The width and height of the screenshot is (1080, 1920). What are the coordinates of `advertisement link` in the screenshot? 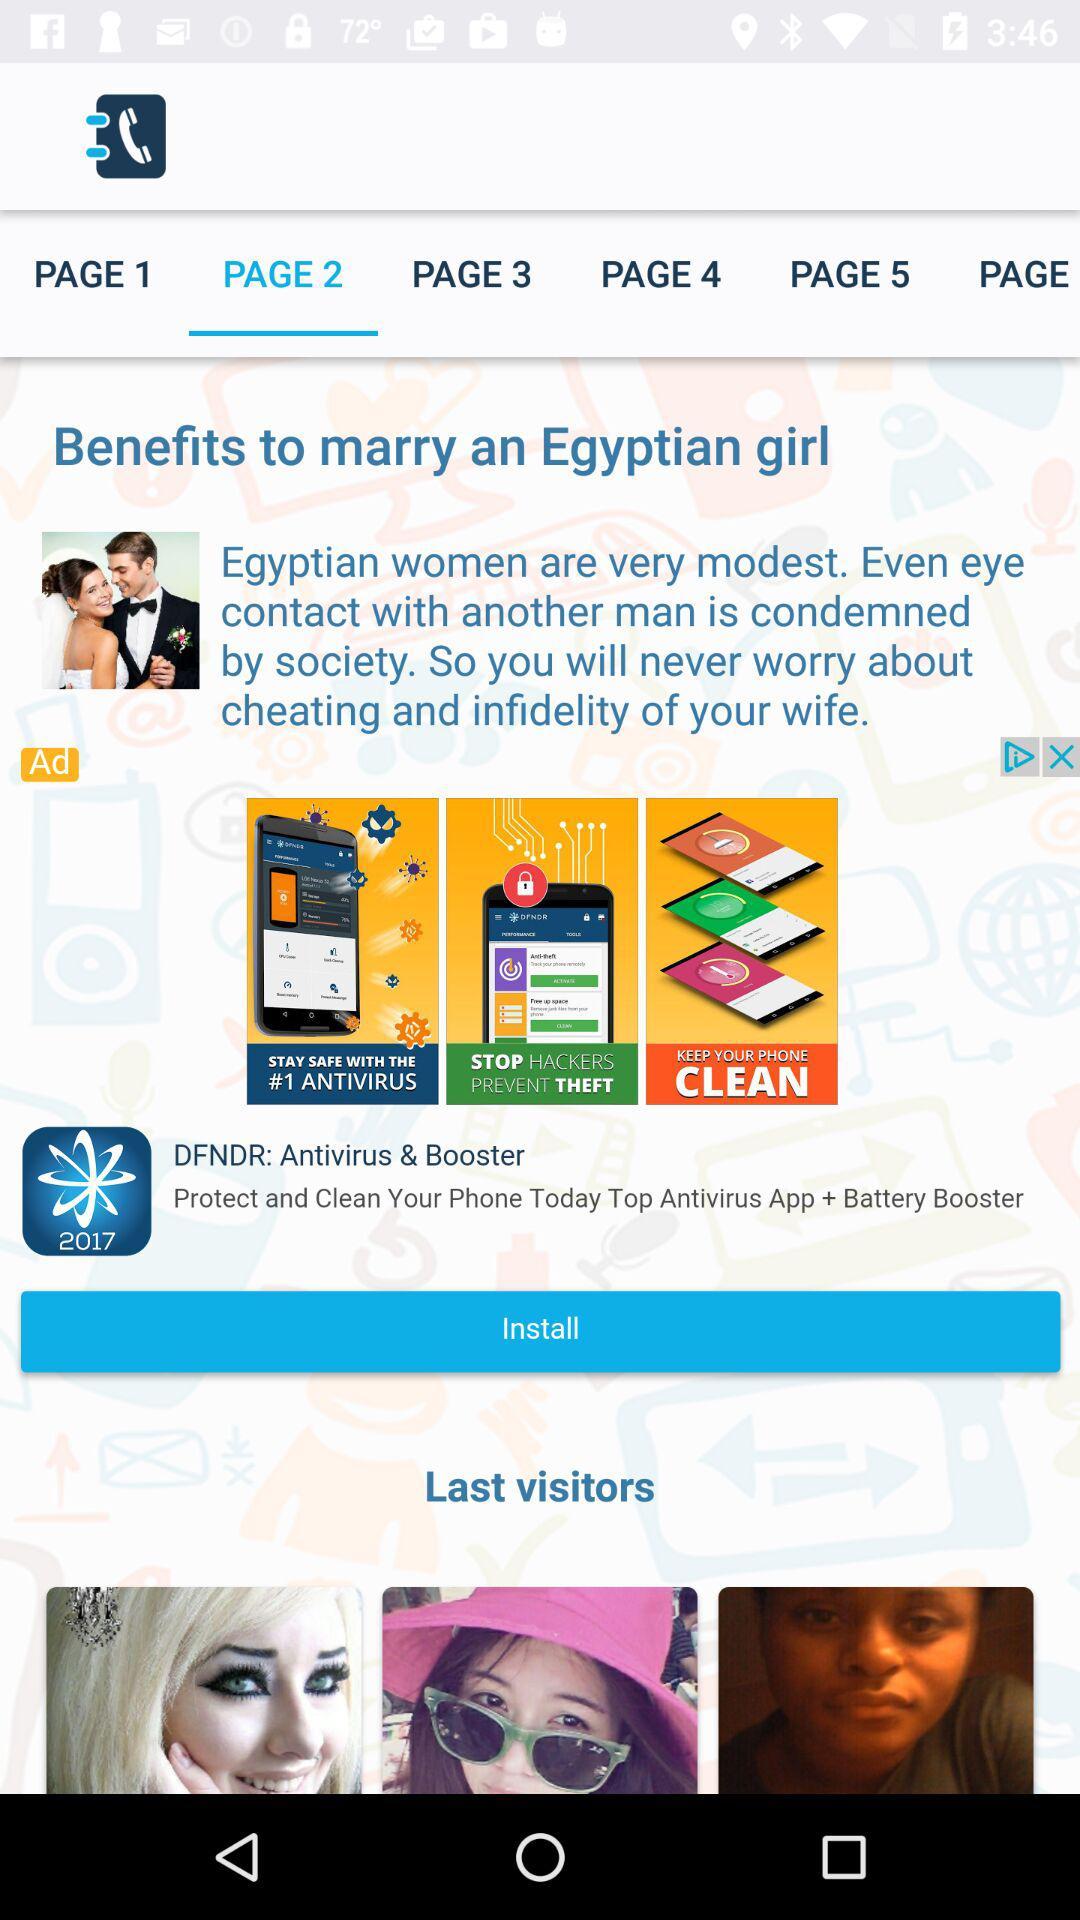 It's located at (540, 1064).